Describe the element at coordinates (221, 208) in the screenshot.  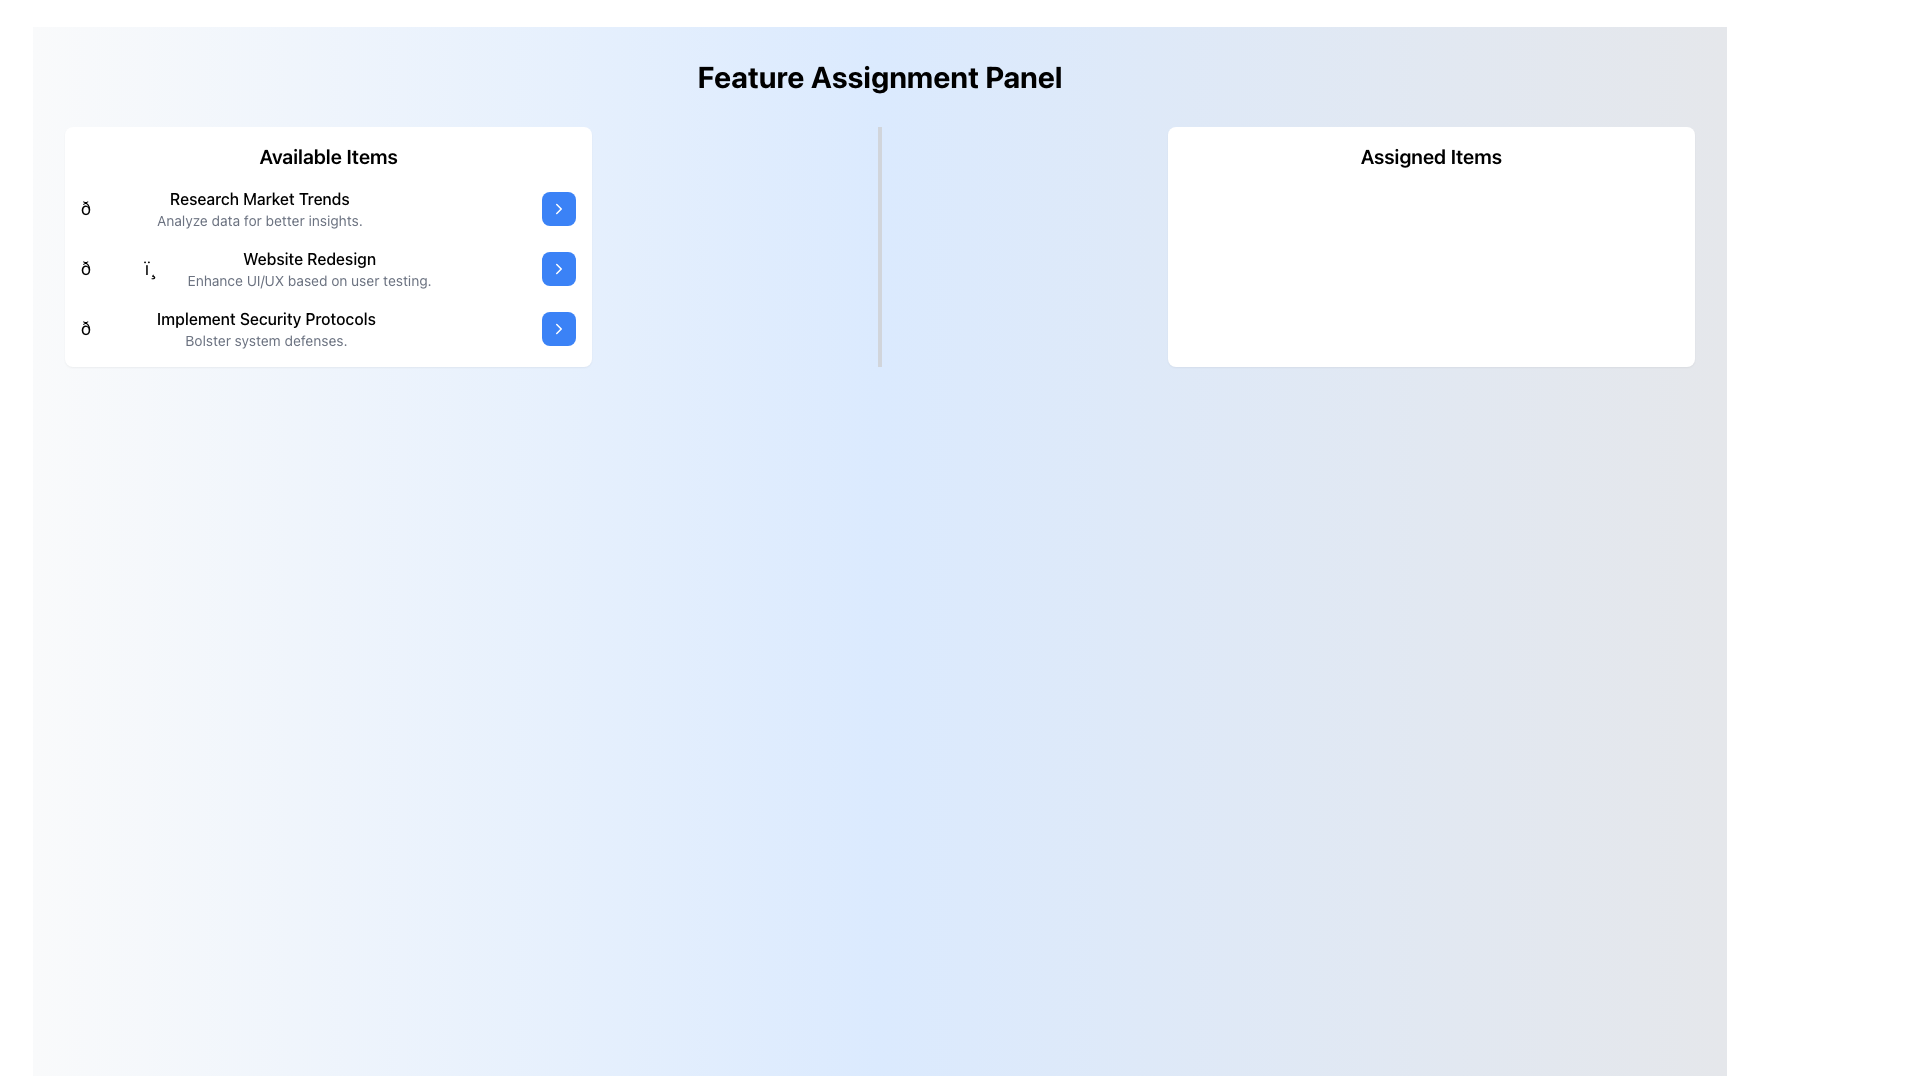
I see `the first list item representing a task related to analyzing market trends` at that location.